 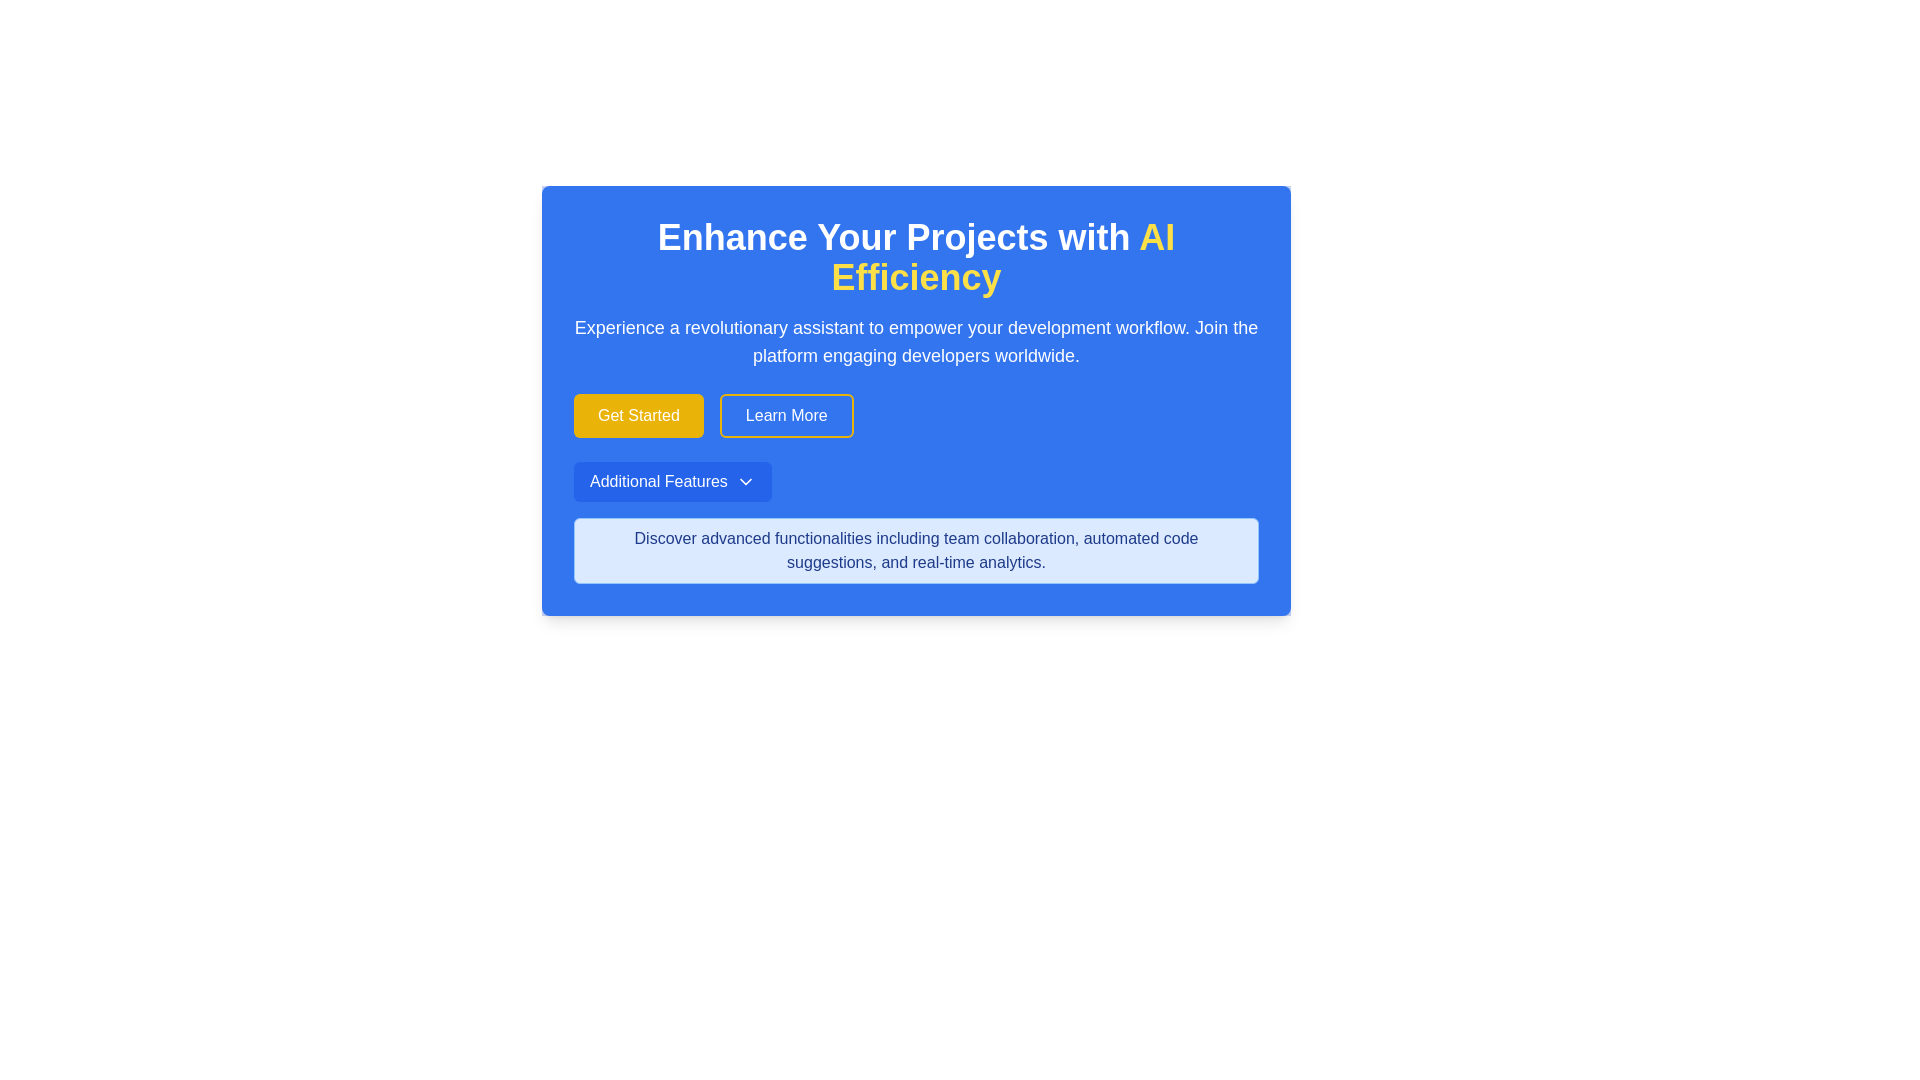 What do you see at coordinates (915, 257) in the screenshot?
I see `the prominent title text element reading 'Enhance Your Projects with AI Efficiency,' which is styled with large, bold typography and highlighted in yellow, centered within a blue rectangular background` at bounding box center [915, 257].